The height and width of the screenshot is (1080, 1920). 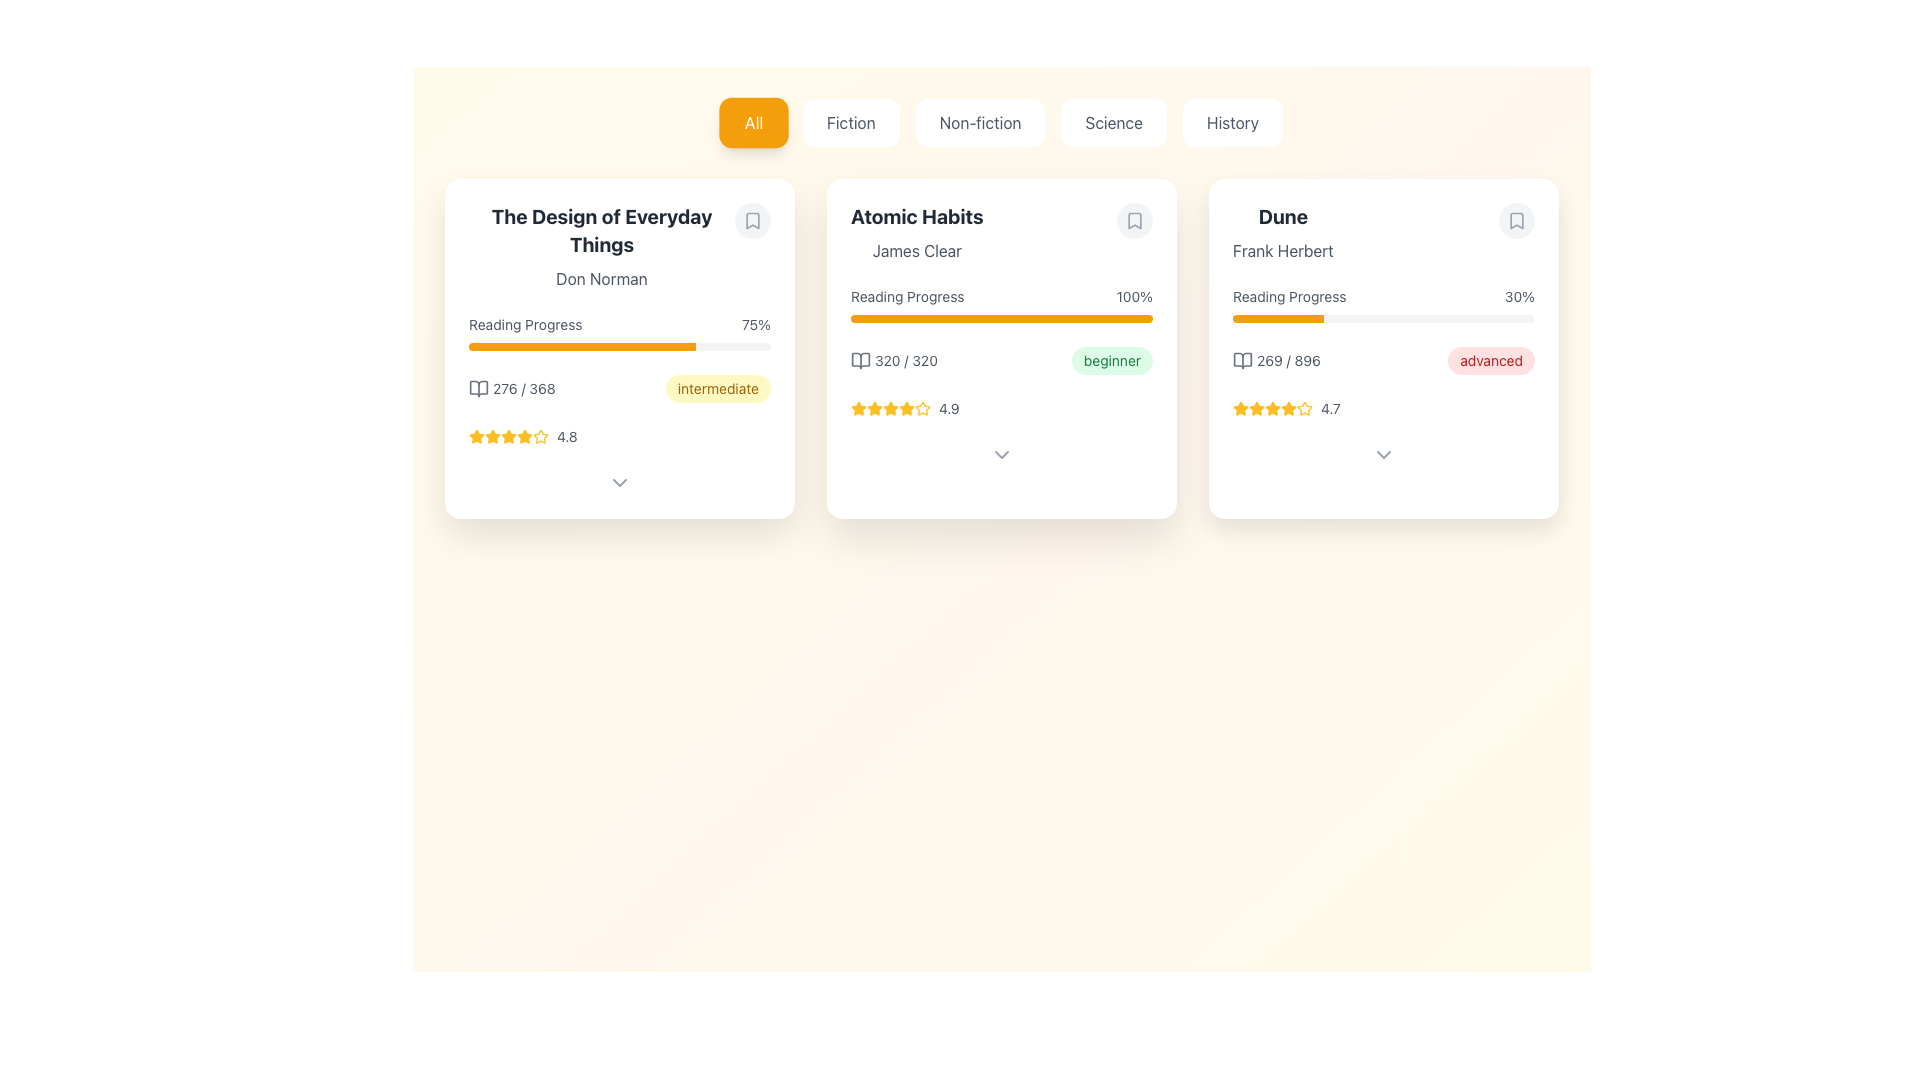 I want to click on the orange progress bar segment representing 30% of the total progress in the 'Dune' card under 'Reading Progress', so click(x=1277, y=318).